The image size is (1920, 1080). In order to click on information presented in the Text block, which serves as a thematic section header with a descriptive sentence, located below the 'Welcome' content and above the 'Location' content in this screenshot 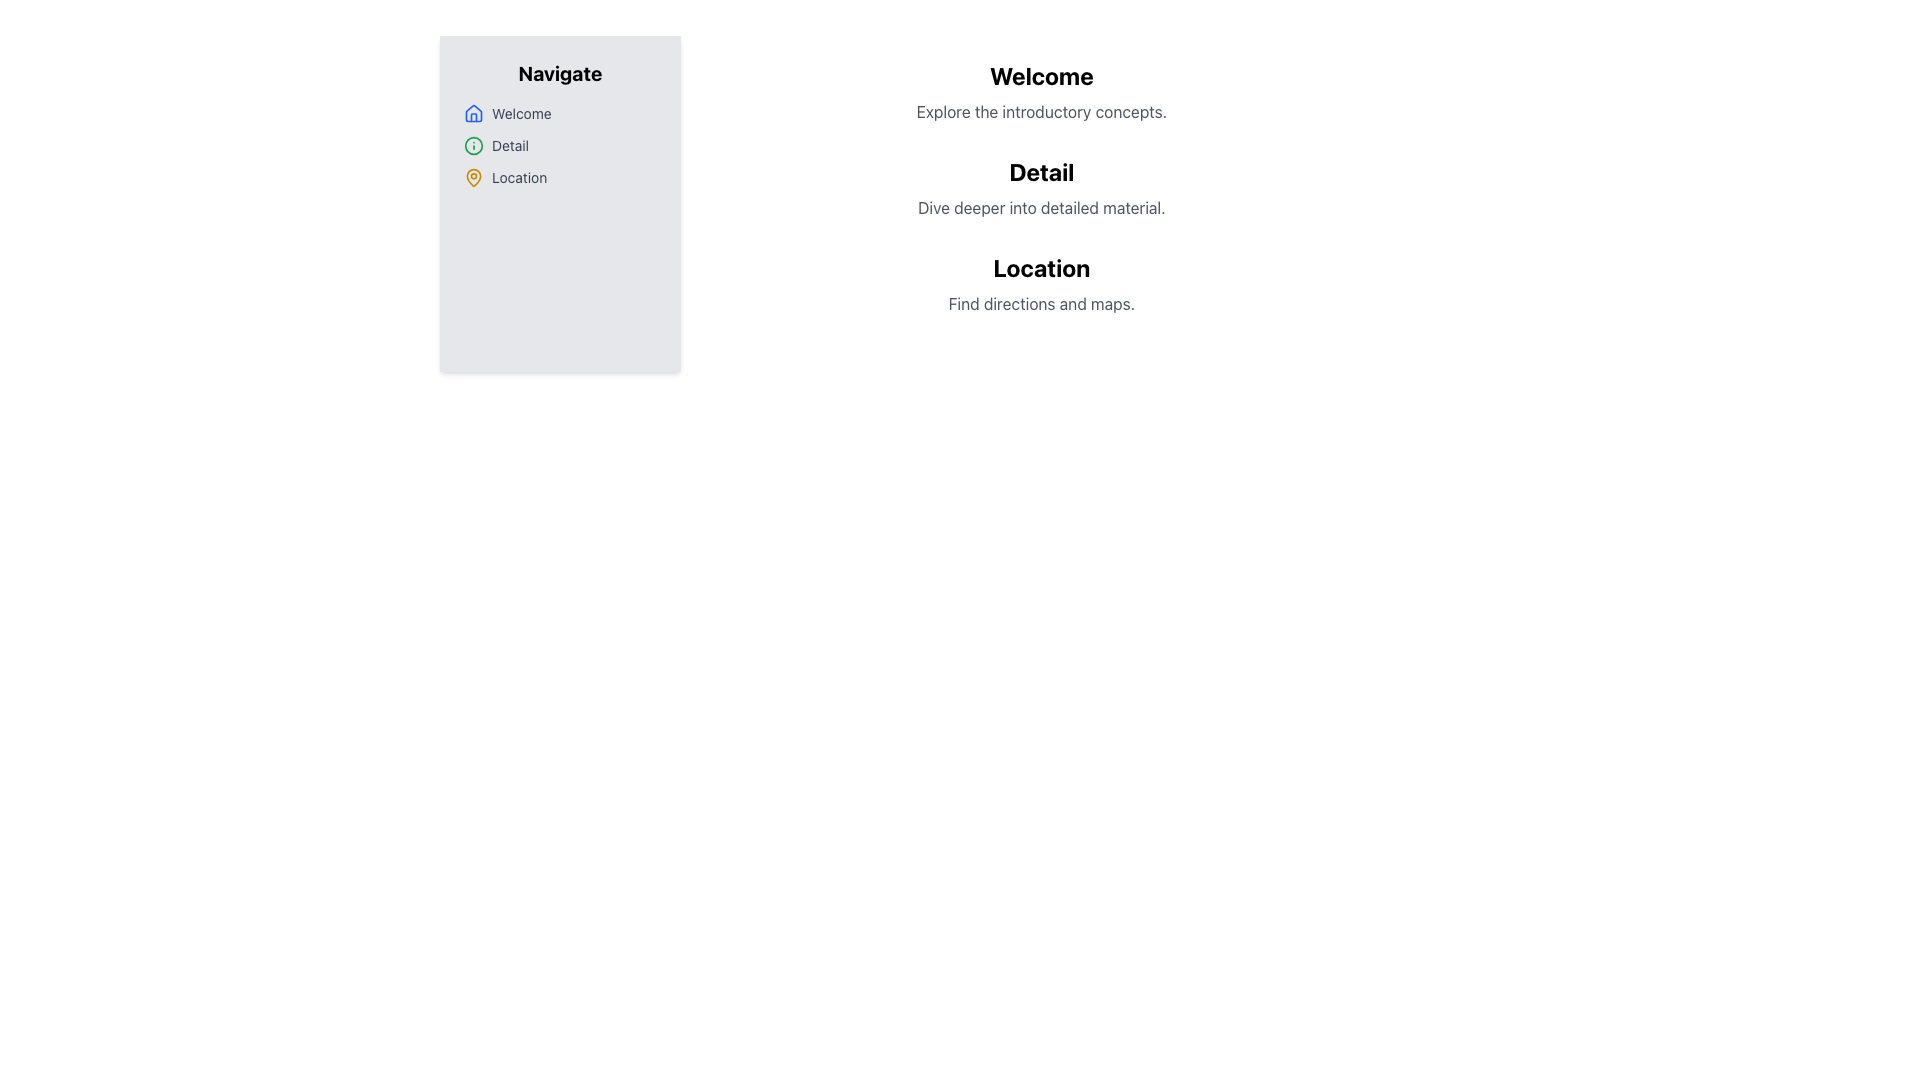, I will do `click(1040, 188)`.